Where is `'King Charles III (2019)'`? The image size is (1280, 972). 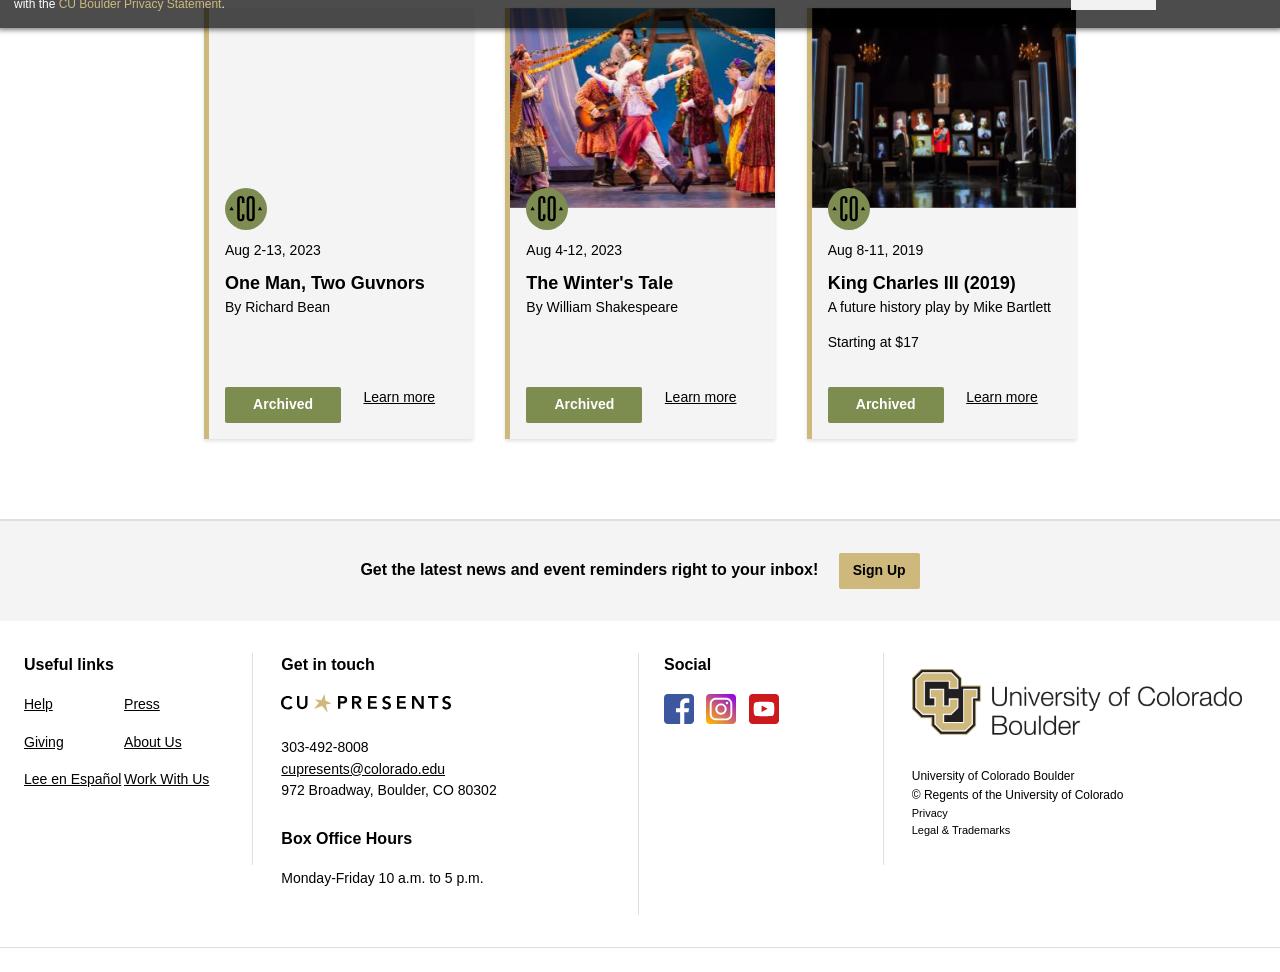
'King Charles III (2019)' is located at coordinates (919, 283).